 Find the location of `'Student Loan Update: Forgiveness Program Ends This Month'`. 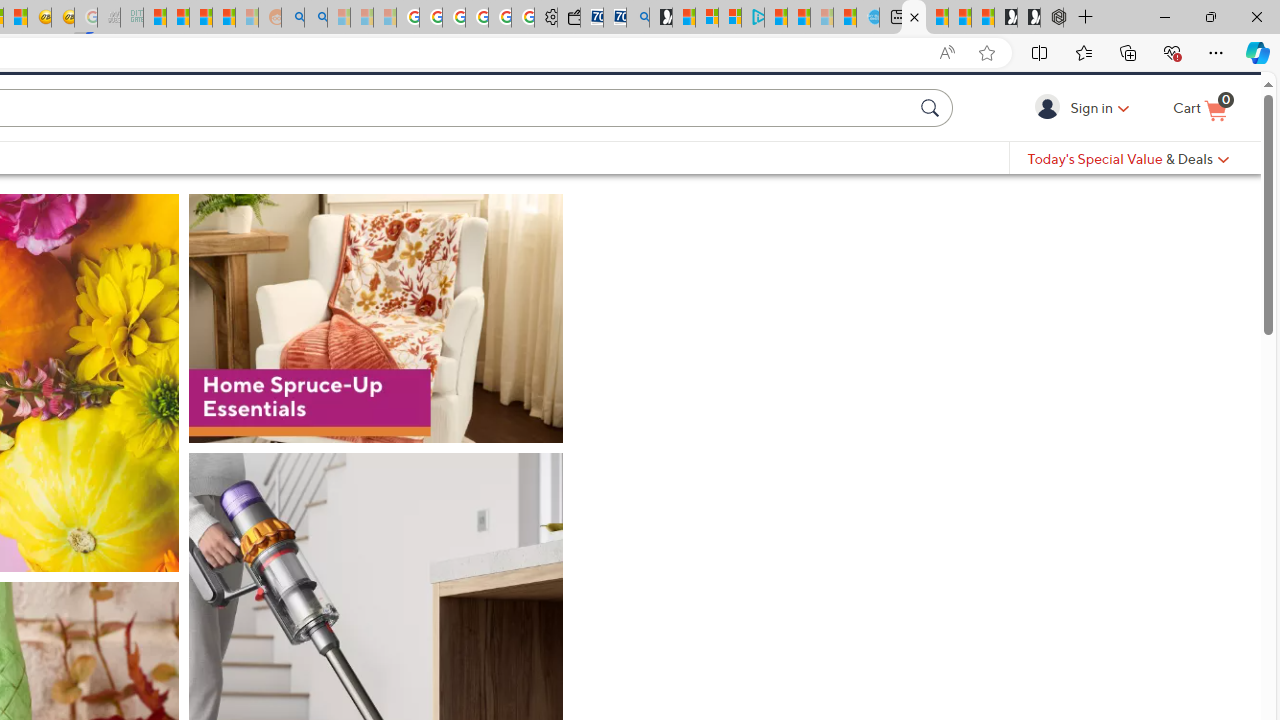

'Student Loan Update: Forgiveness Program Ends This Month' is located at coordinates (224, 17).